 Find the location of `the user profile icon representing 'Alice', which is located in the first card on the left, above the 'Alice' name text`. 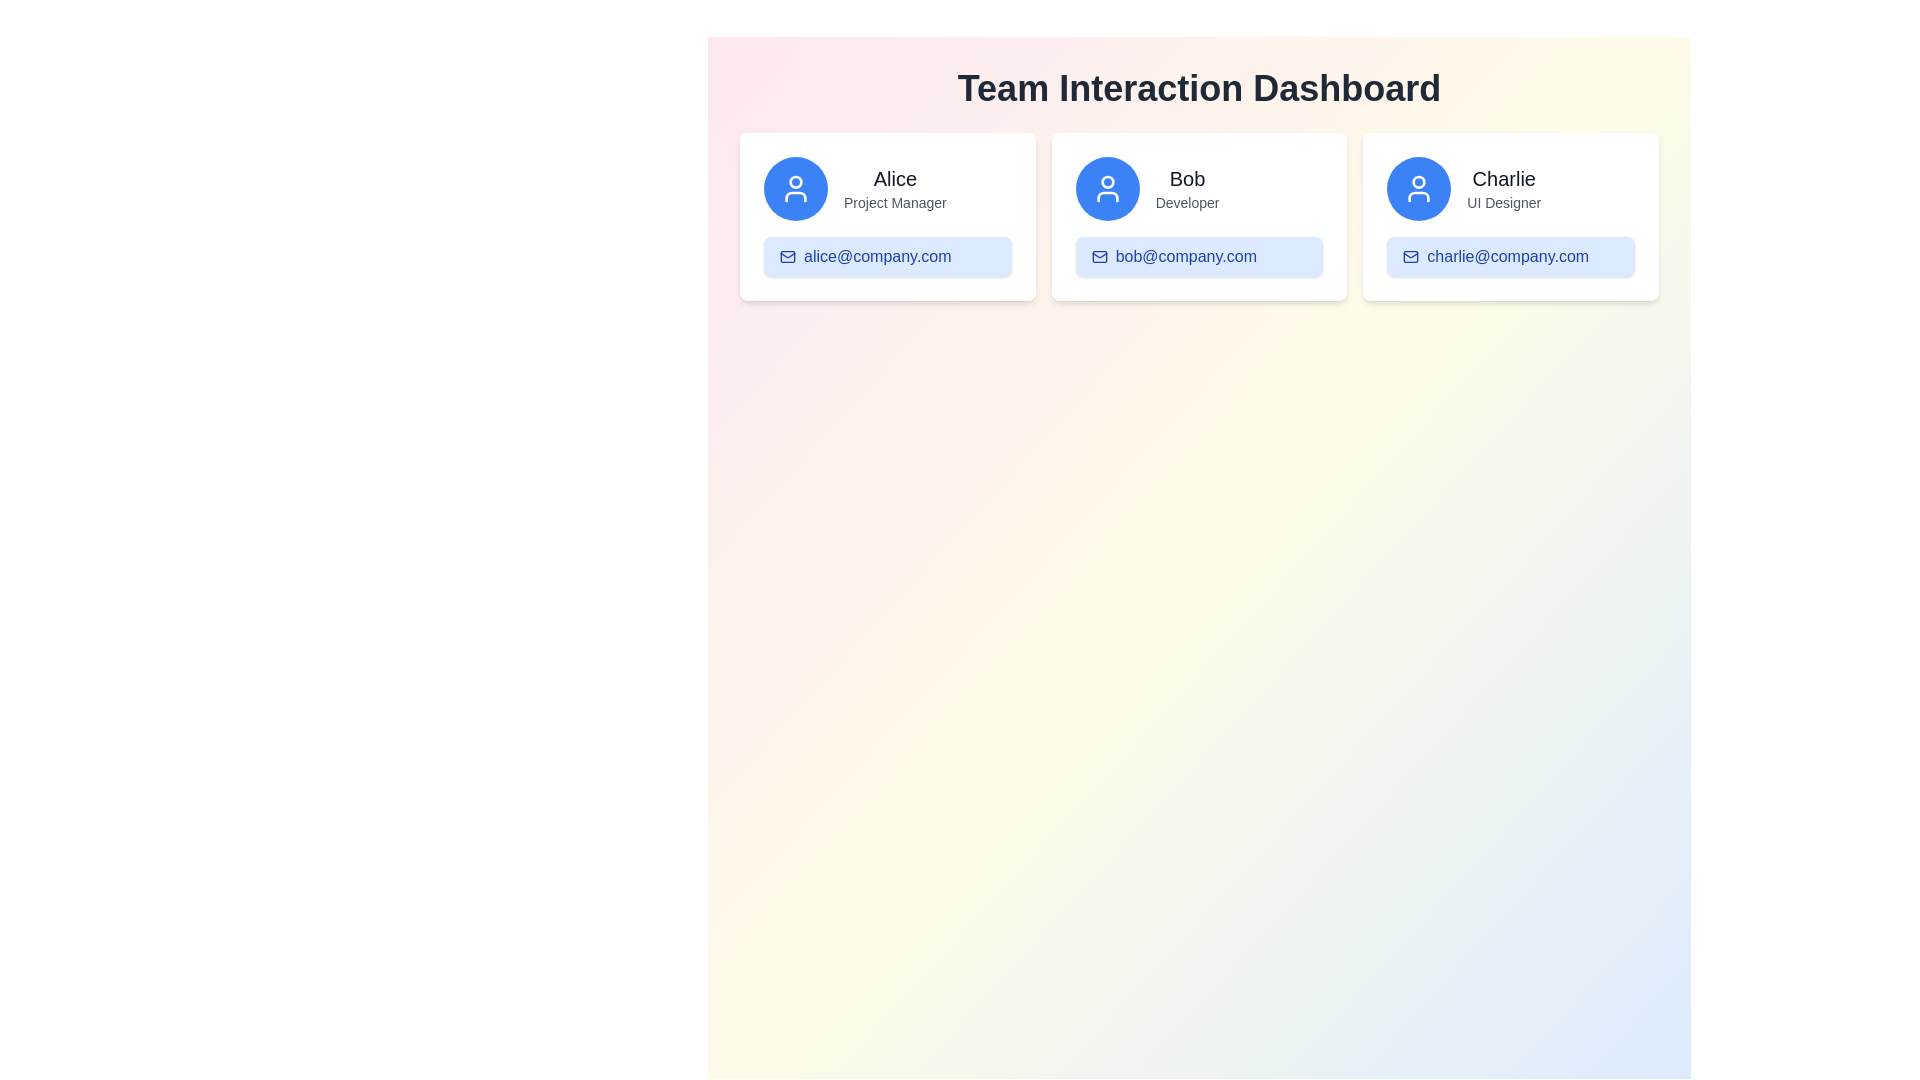

the user profile icon representing 'Alice', which is located in the first card on the left, above the 'Alice' name text is located at coordinates (795, 189).